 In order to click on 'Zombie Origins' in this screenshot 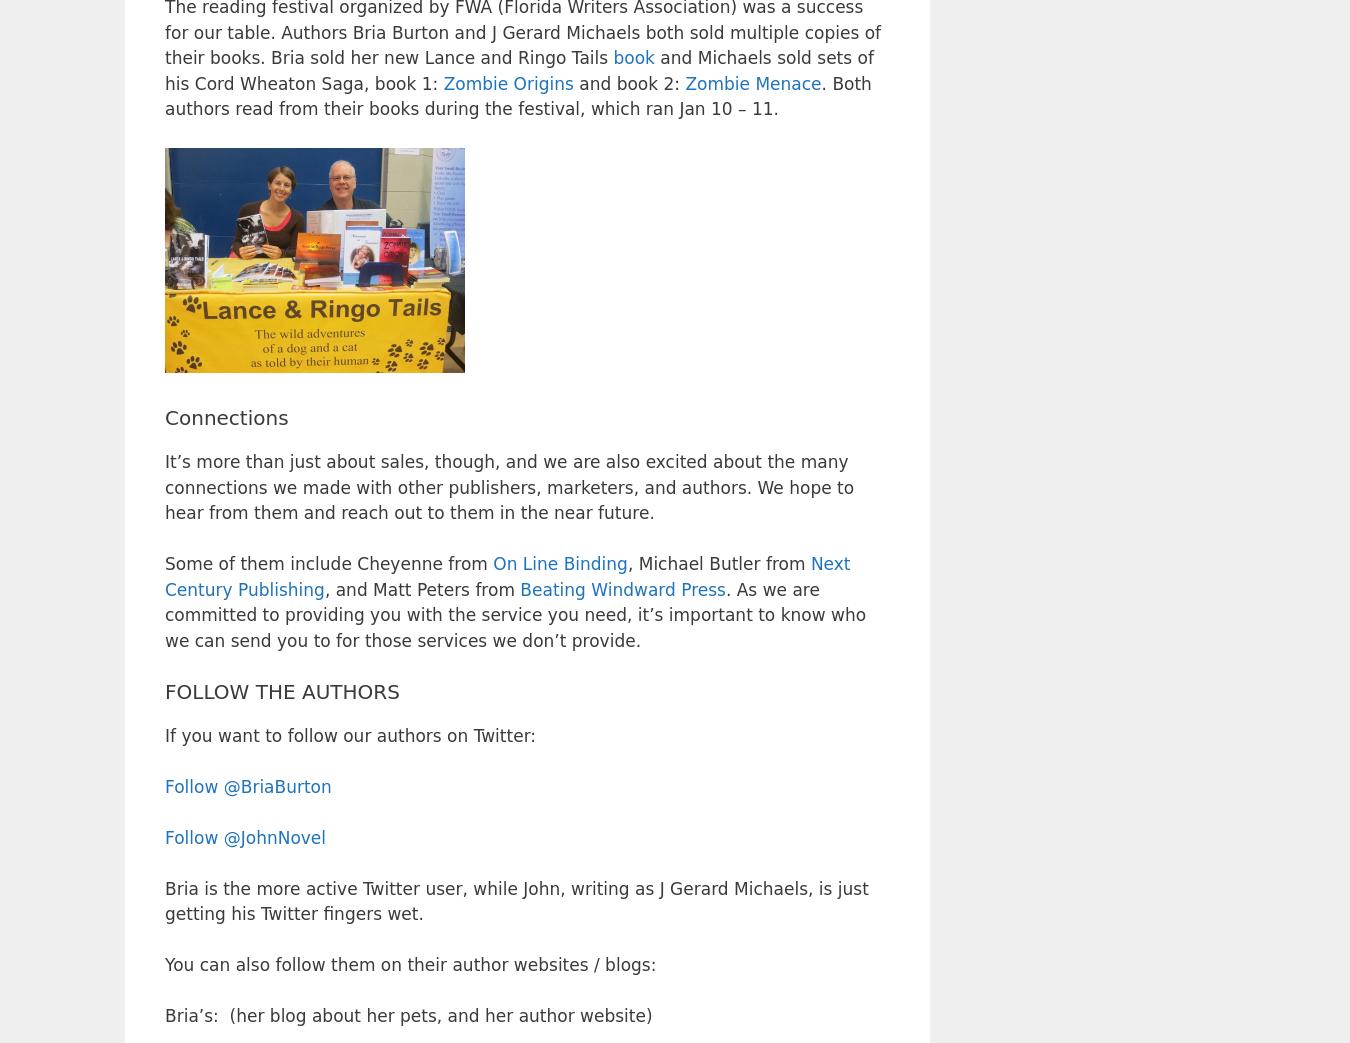, I will do `click(507, 83)`.